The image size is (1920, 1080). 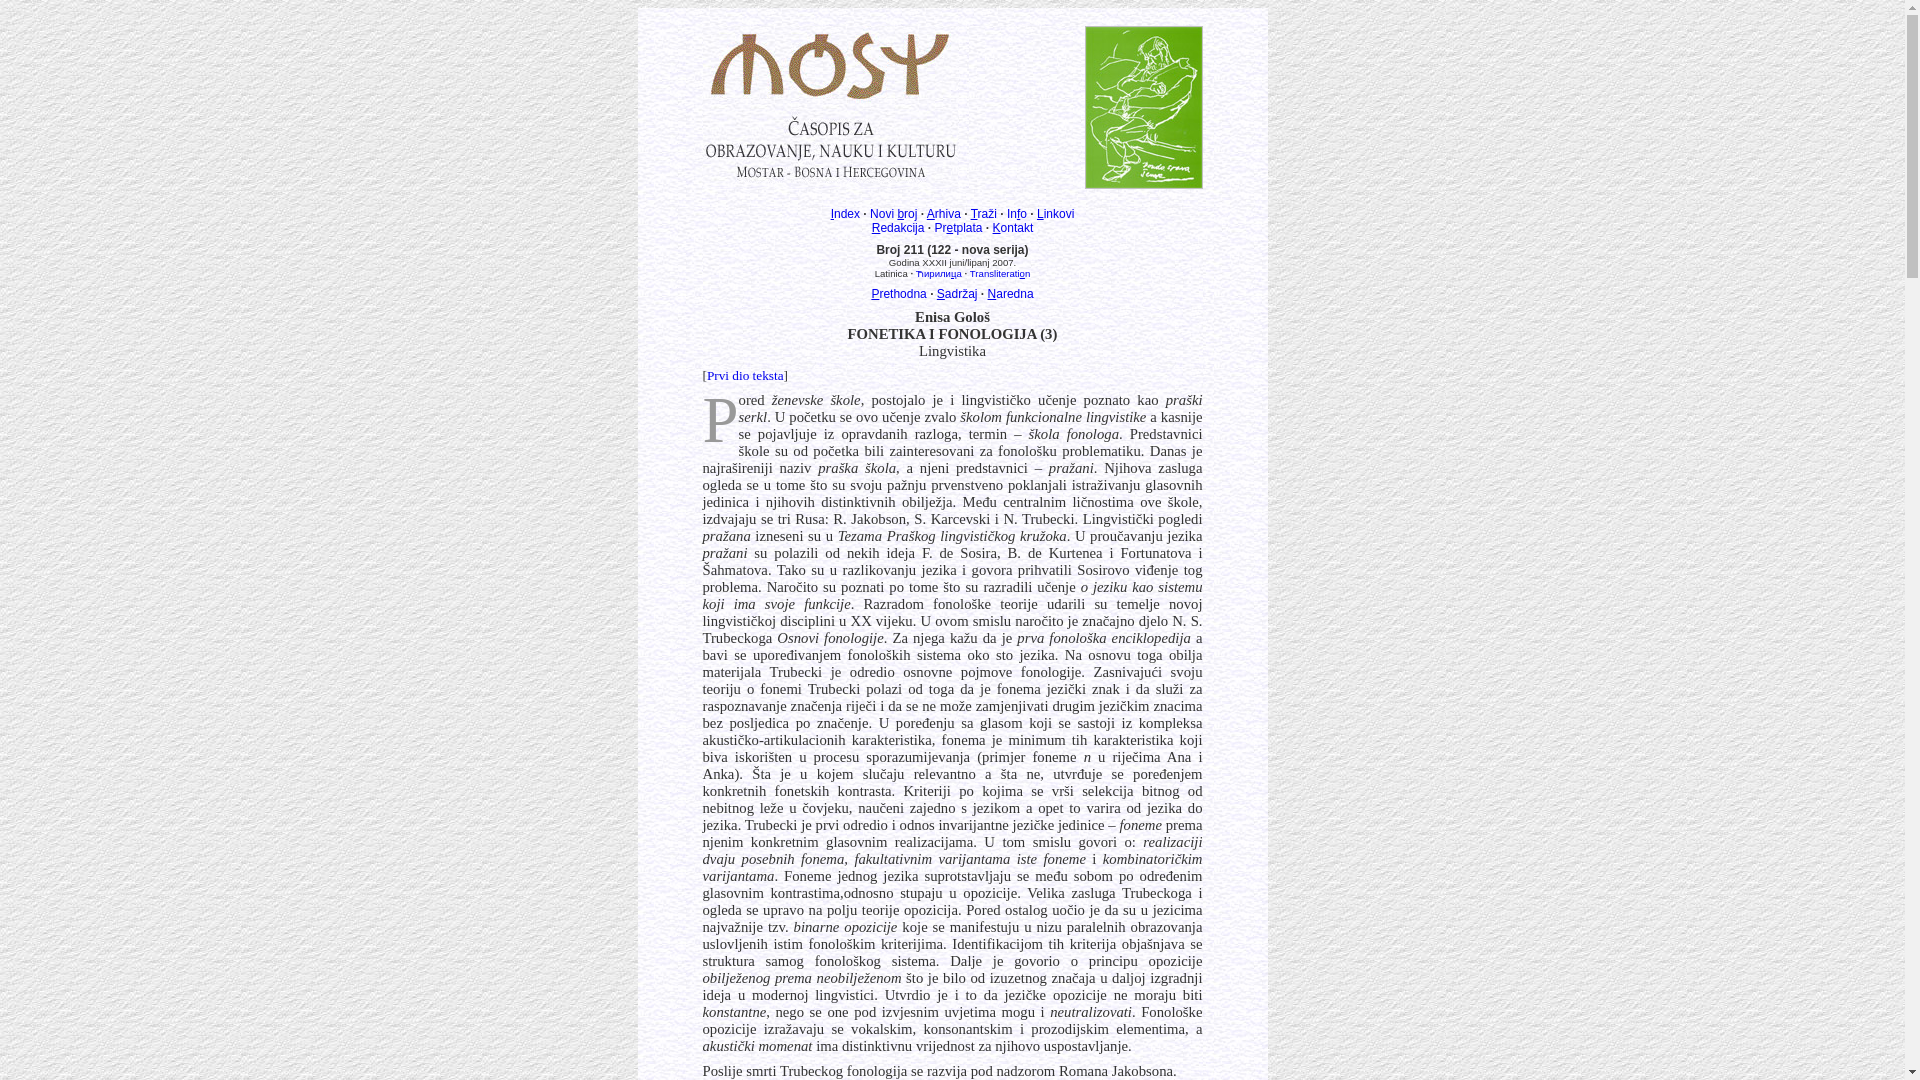 I want to click on 'Naredna', so click(x=1011, y=293).